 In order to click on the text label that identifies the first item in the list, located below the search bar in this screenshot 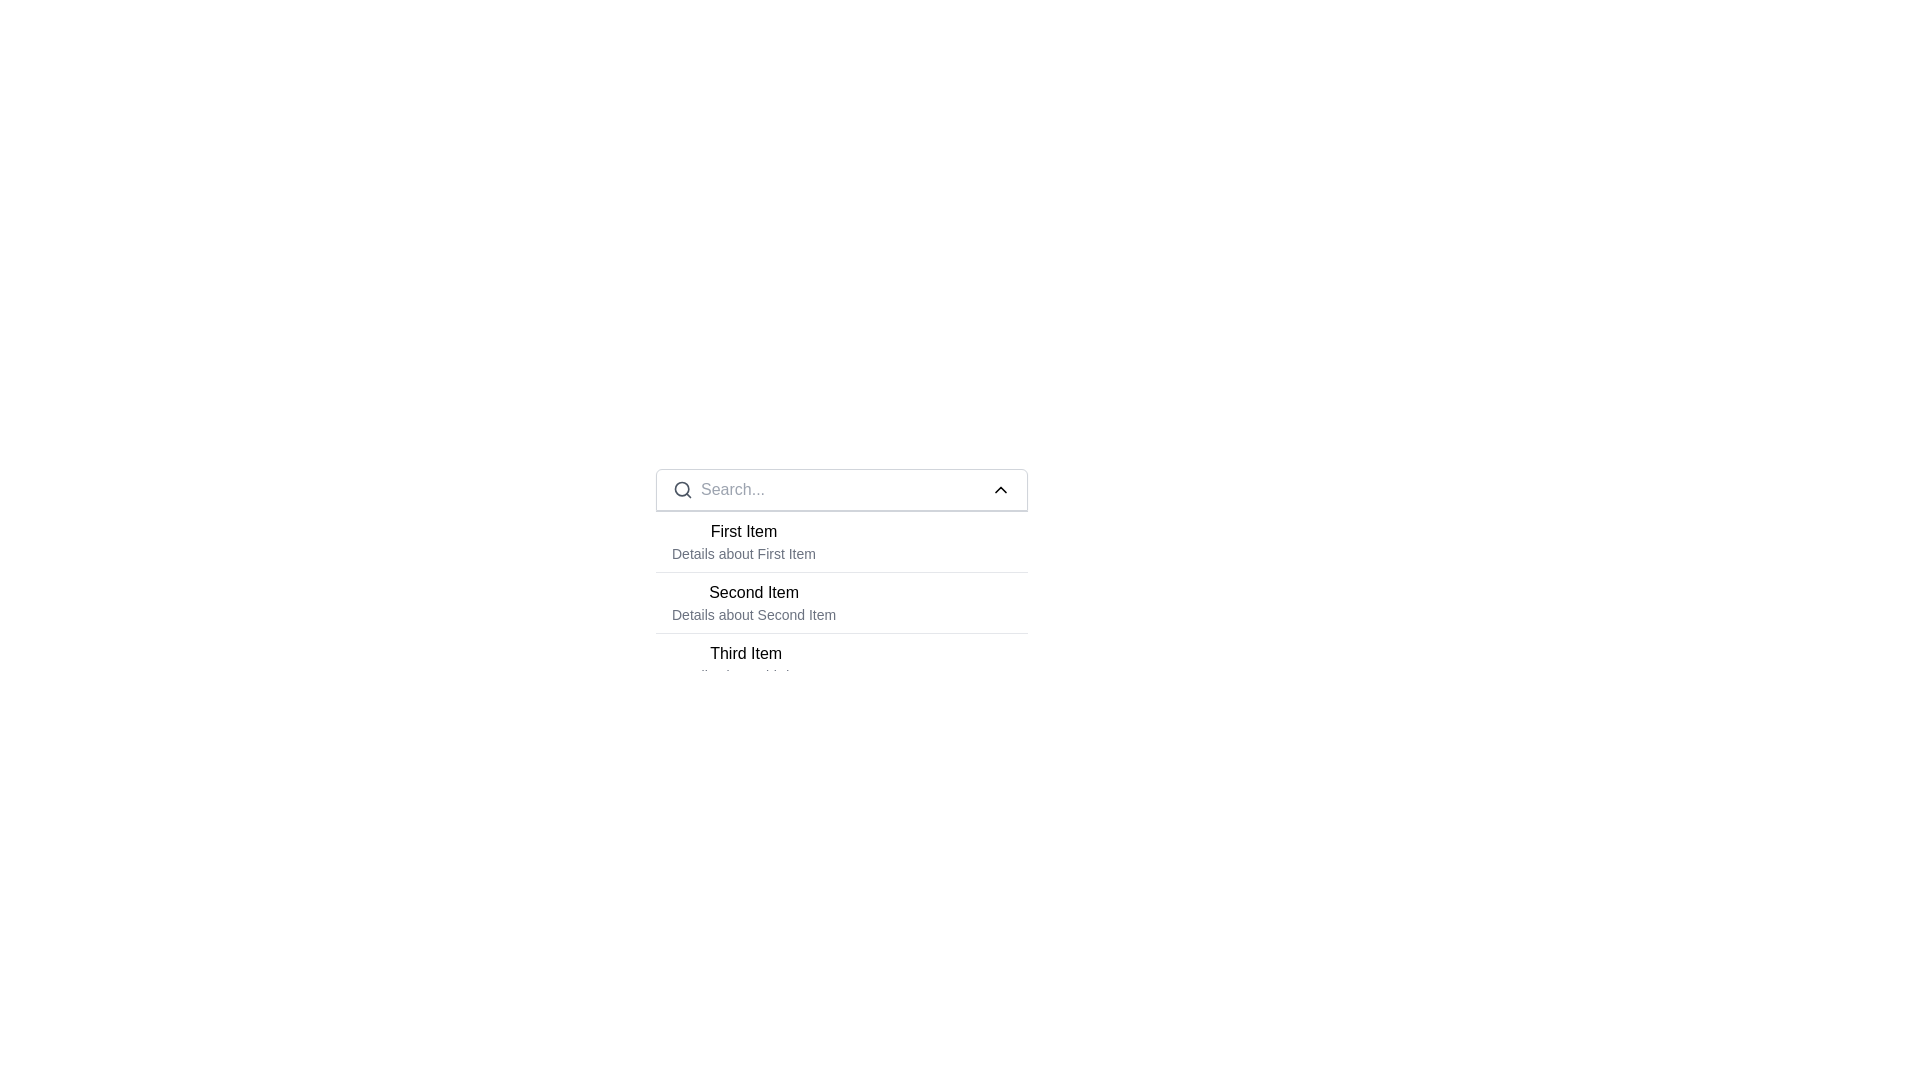, I will do `click(743, 531)`.